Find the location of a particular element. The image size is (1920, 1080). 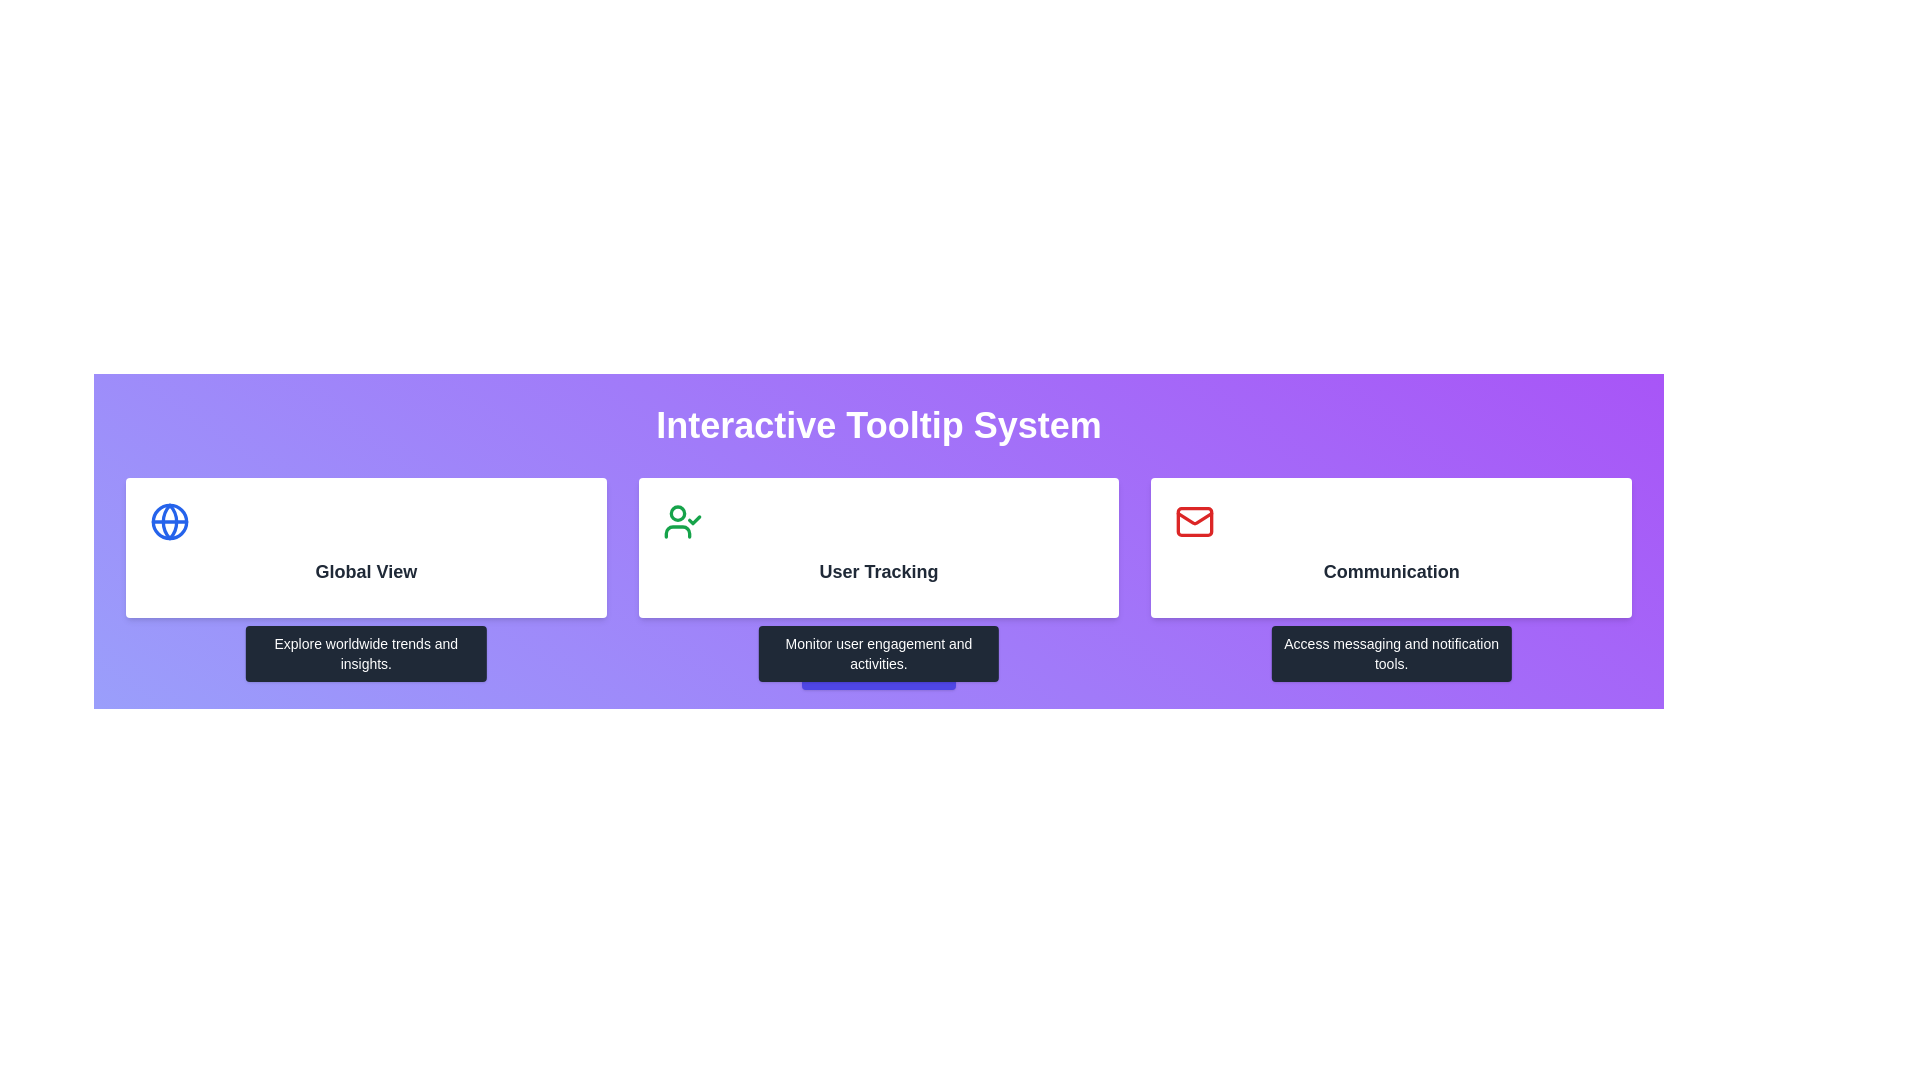

the tooltip visibility toggle button located at the bottom of the interface to observe the interaction effect is located at coordinates (878, 670).